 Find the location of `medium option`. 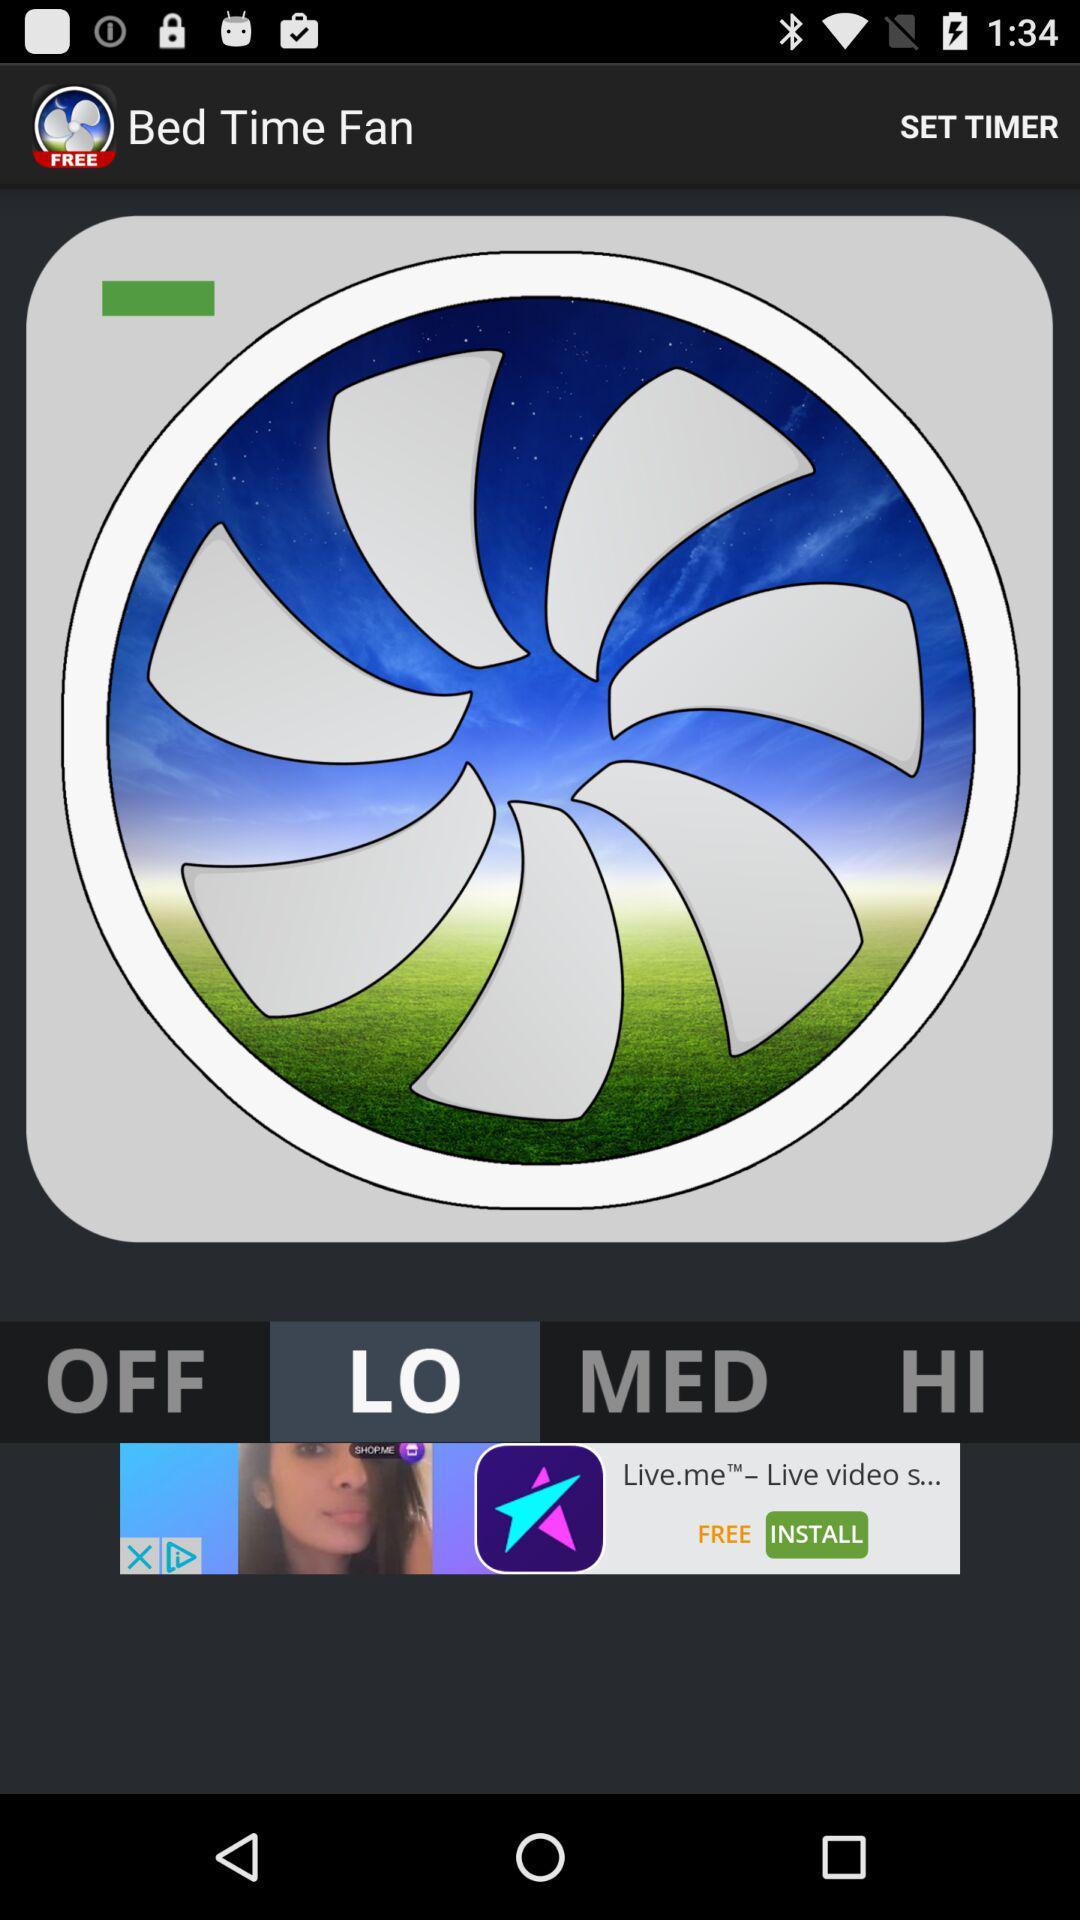

medium option is located at coordinates (675, 1381).